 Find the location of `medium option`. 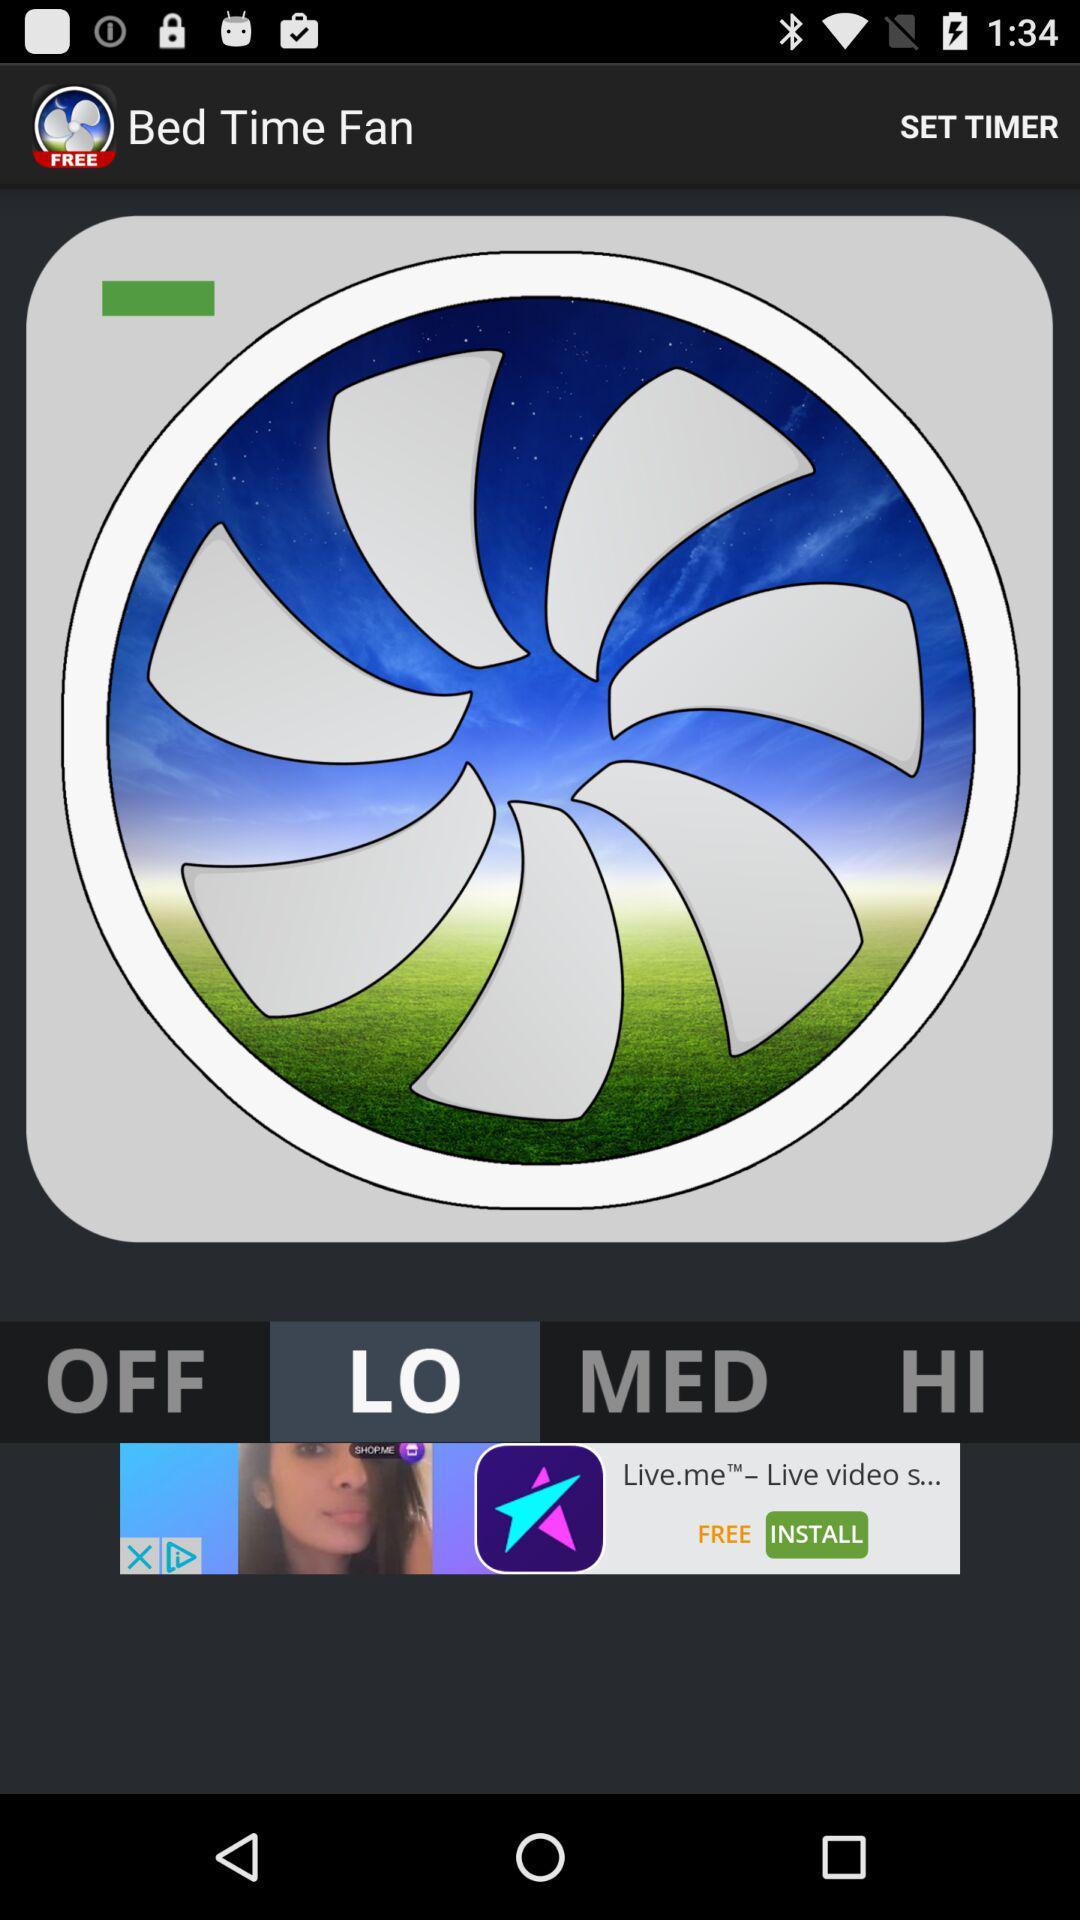

medium option is located at coordinates (675, 1381).